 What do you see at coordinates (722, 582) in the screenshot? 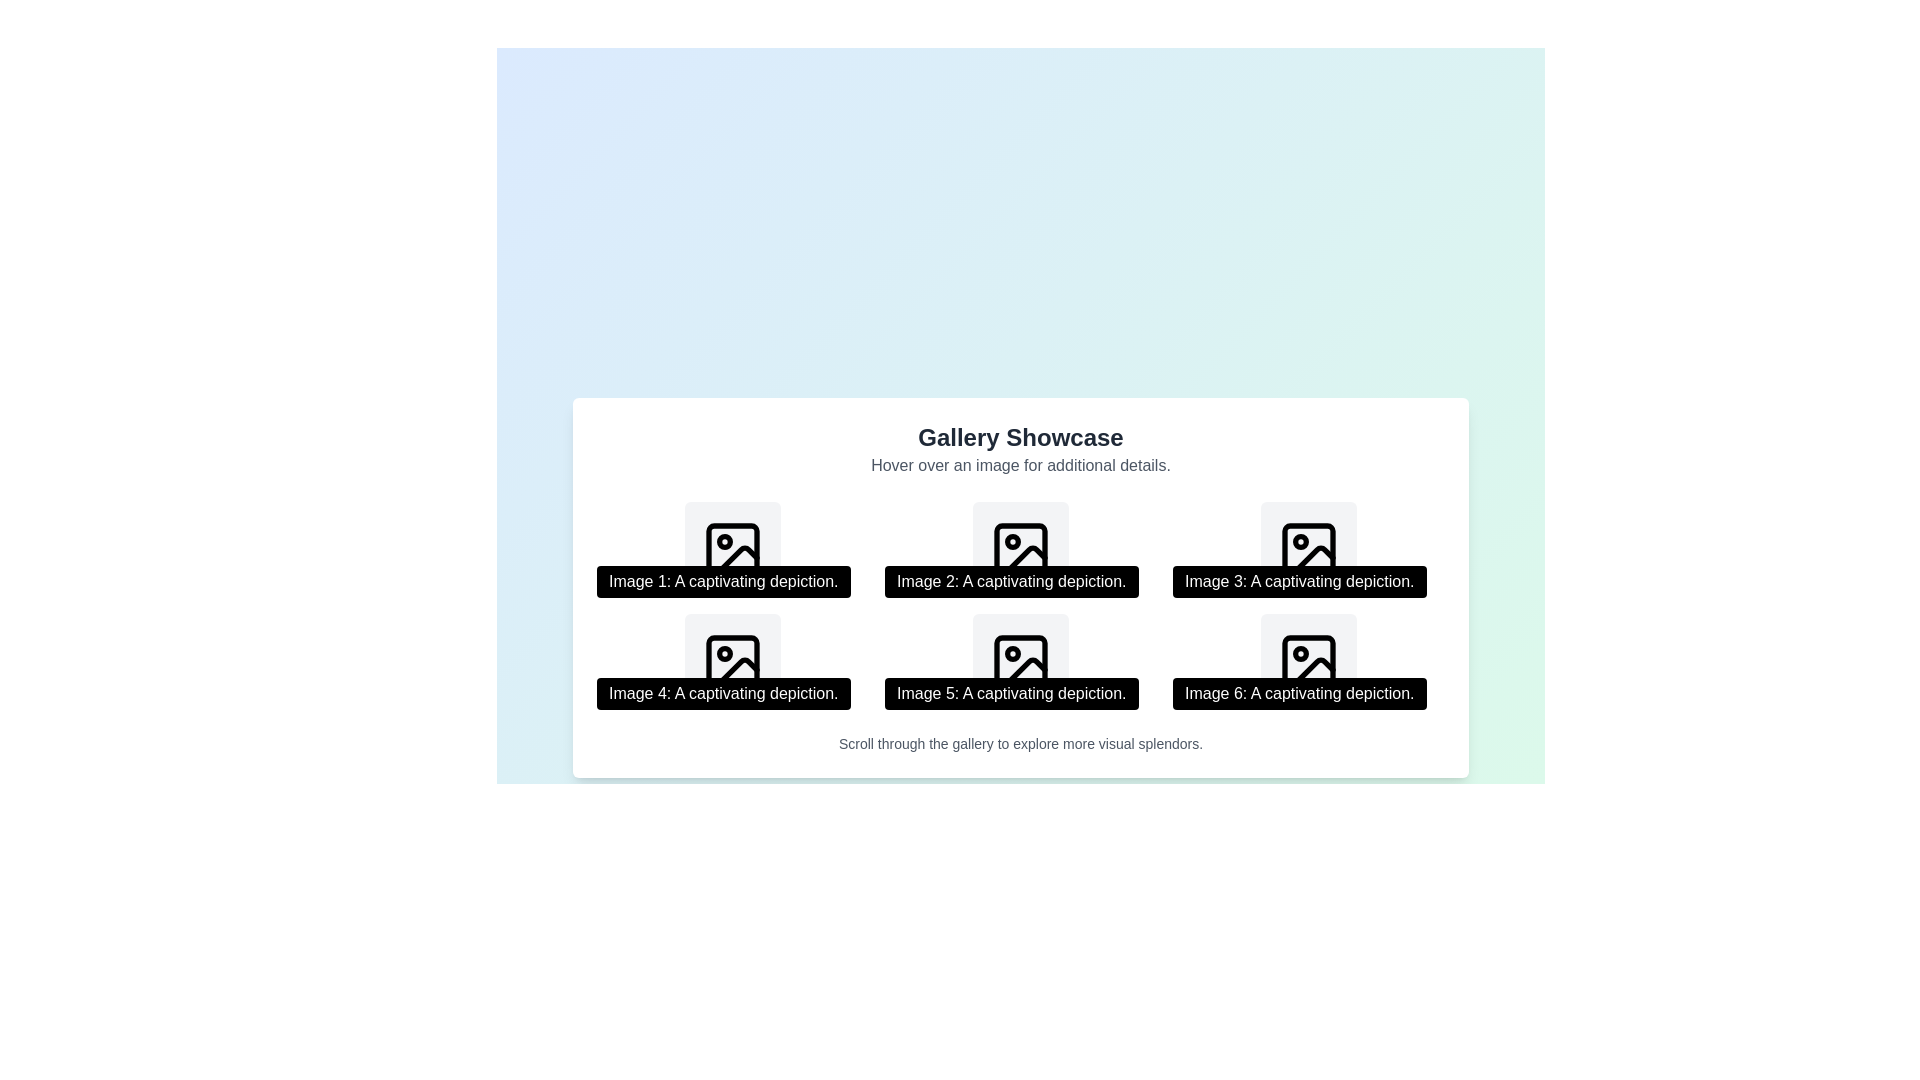
I see `the tooltip providing additional context for 'Image 1' in the gallery, located directly below the image` at bounding box center [722, 582].